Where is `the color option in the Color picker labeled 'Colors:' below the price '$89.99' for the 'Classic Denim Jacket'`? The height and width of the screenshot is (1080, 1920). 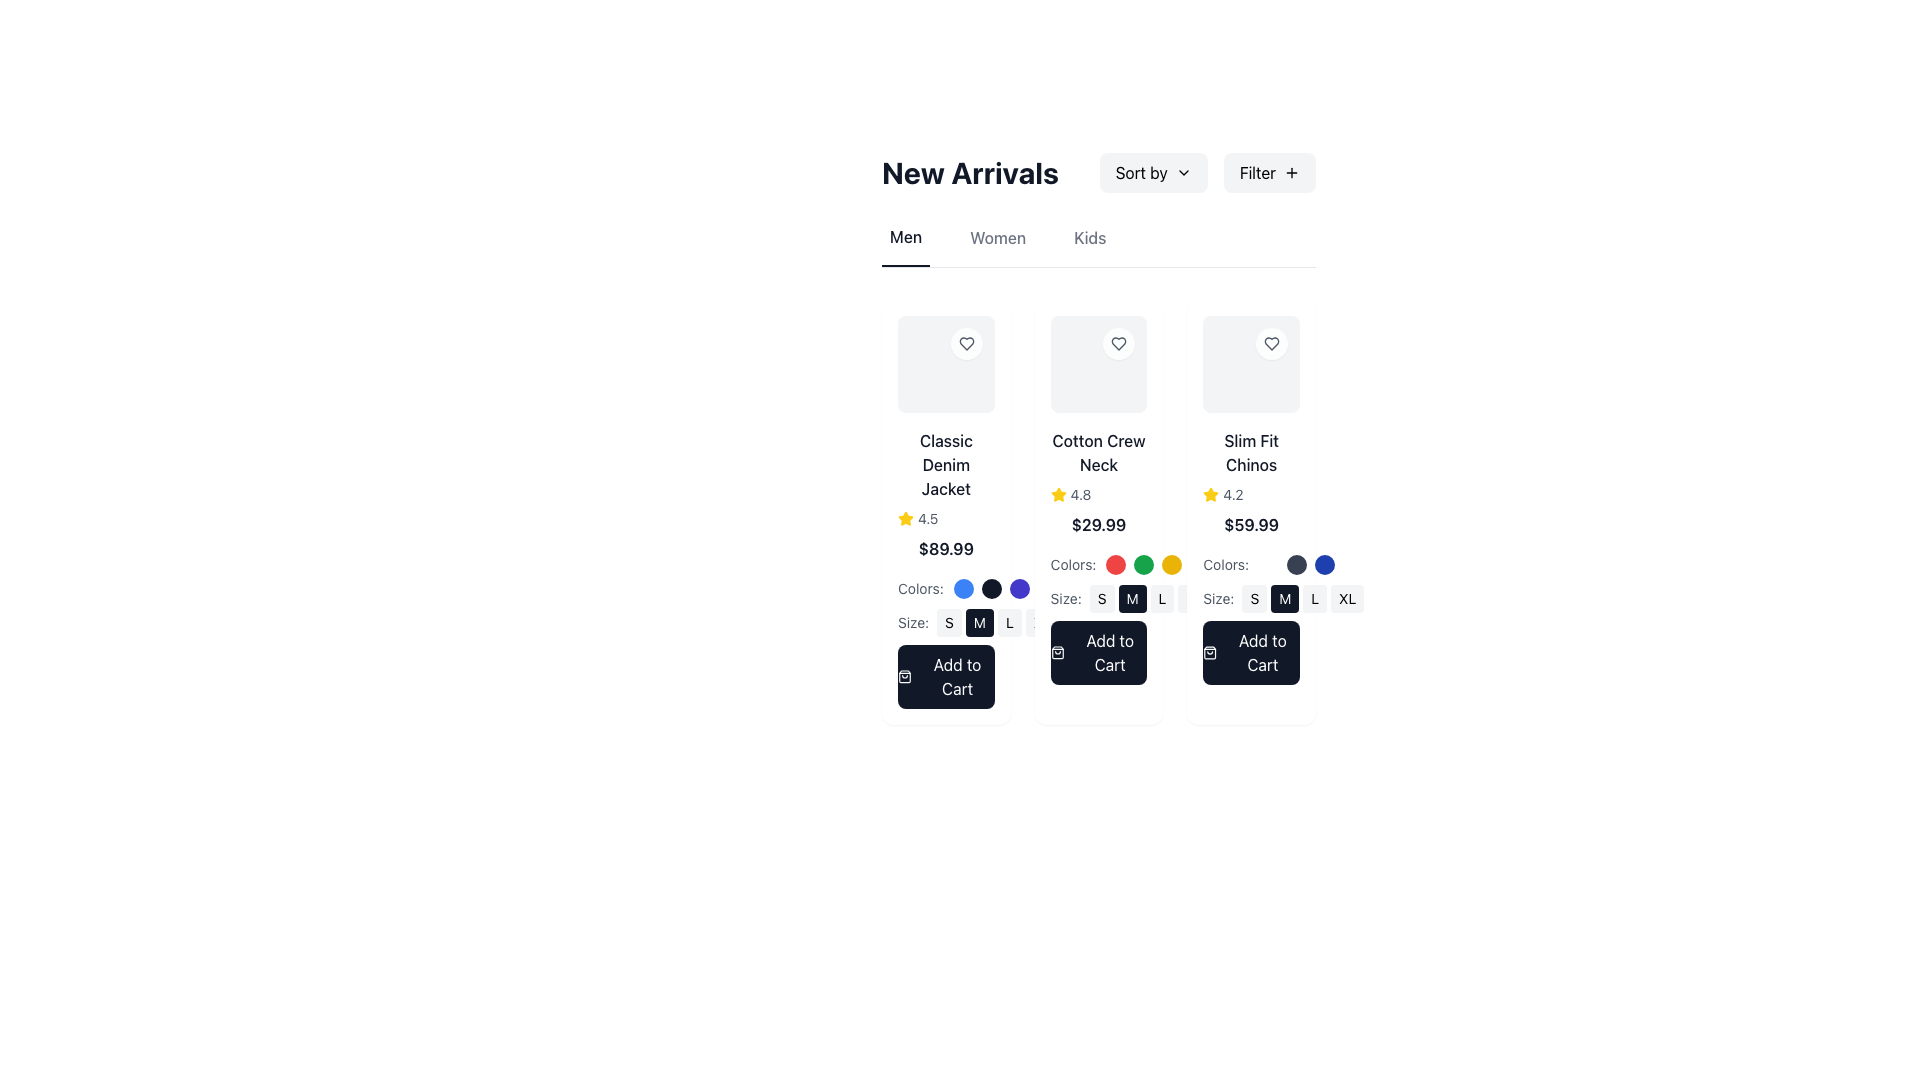
the color option in the Color picker labeled 'Colors:' below the price '$89.99' for the 'Classic Denim Jacket' is located at coordinates (944, 583).